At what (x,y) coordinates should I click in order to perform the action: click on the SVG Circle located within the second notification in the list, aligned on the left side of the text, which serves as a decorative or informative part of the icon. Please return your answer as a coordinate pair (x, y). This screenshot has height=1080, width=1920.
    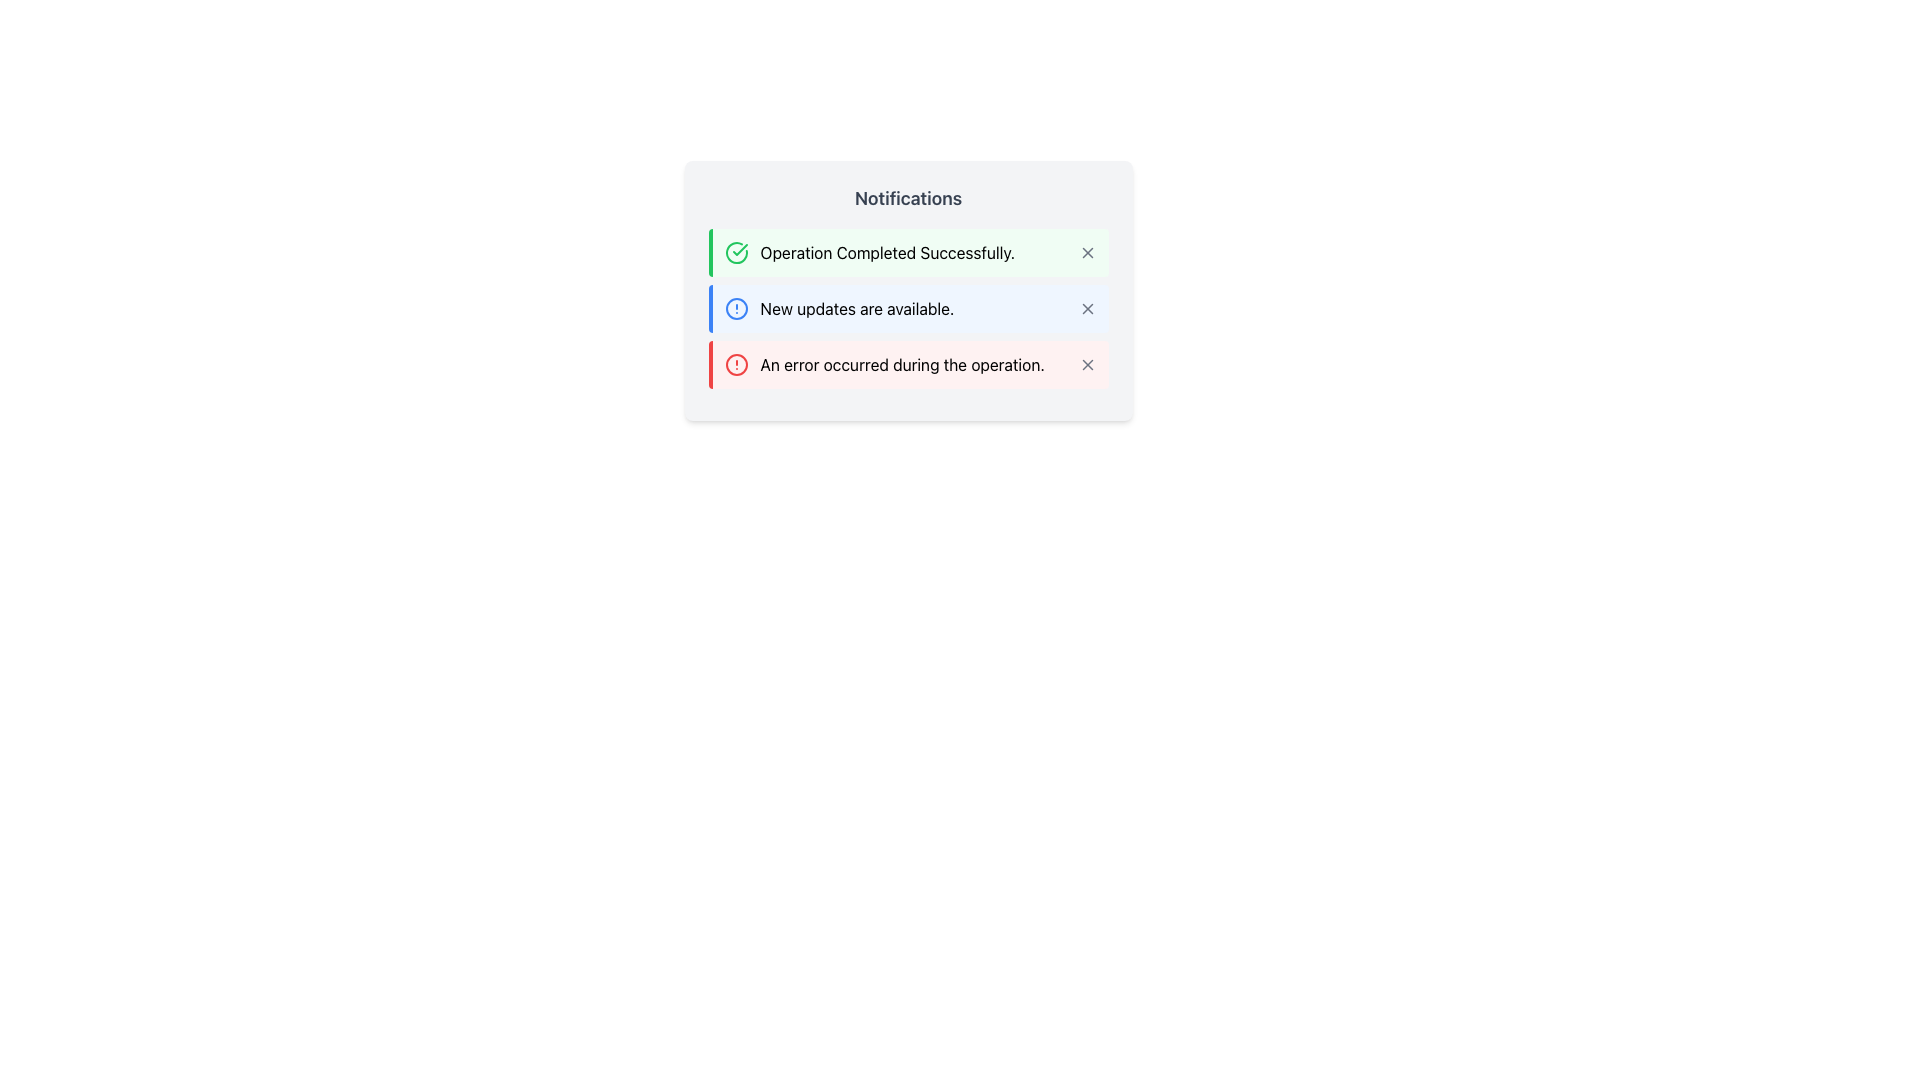
    Looking at the image, I should click on (735, 308).